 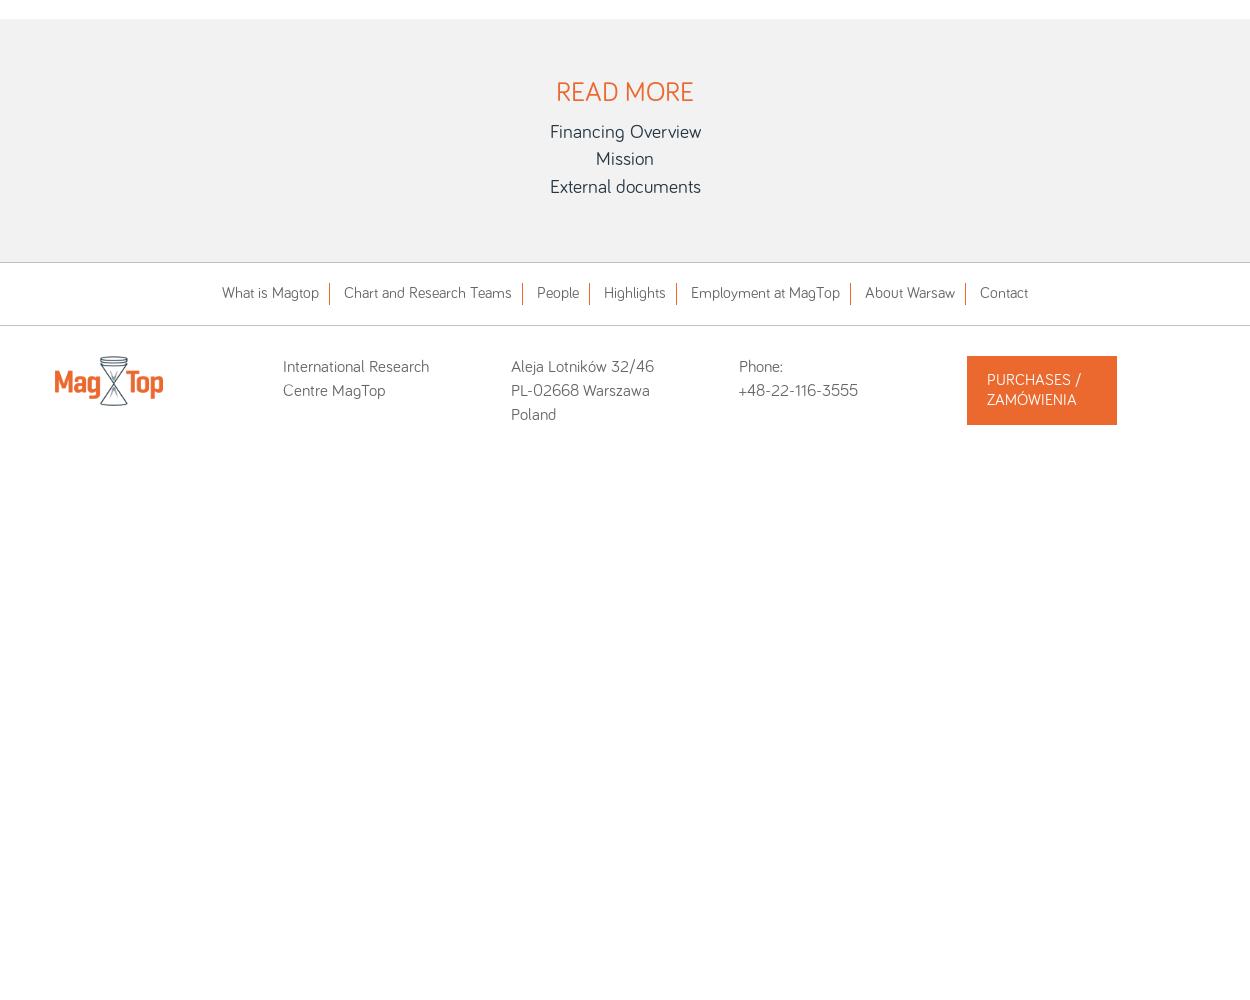 I want to click on 'Employment at MagTop', so click(x=765, y=292).